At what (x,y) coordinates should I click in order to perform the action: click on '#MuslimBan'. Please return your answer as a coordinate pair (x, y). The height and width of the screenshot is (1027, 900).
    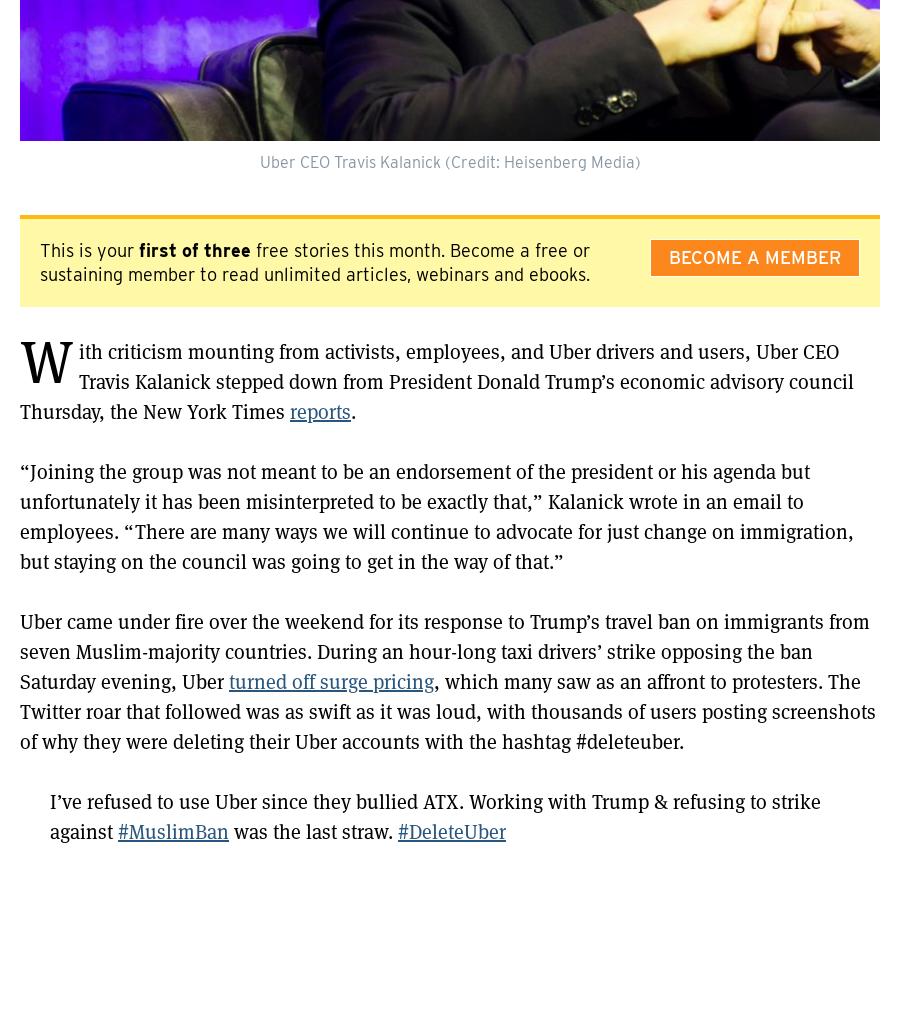
    Looking at the image, I should click on (117, 831).